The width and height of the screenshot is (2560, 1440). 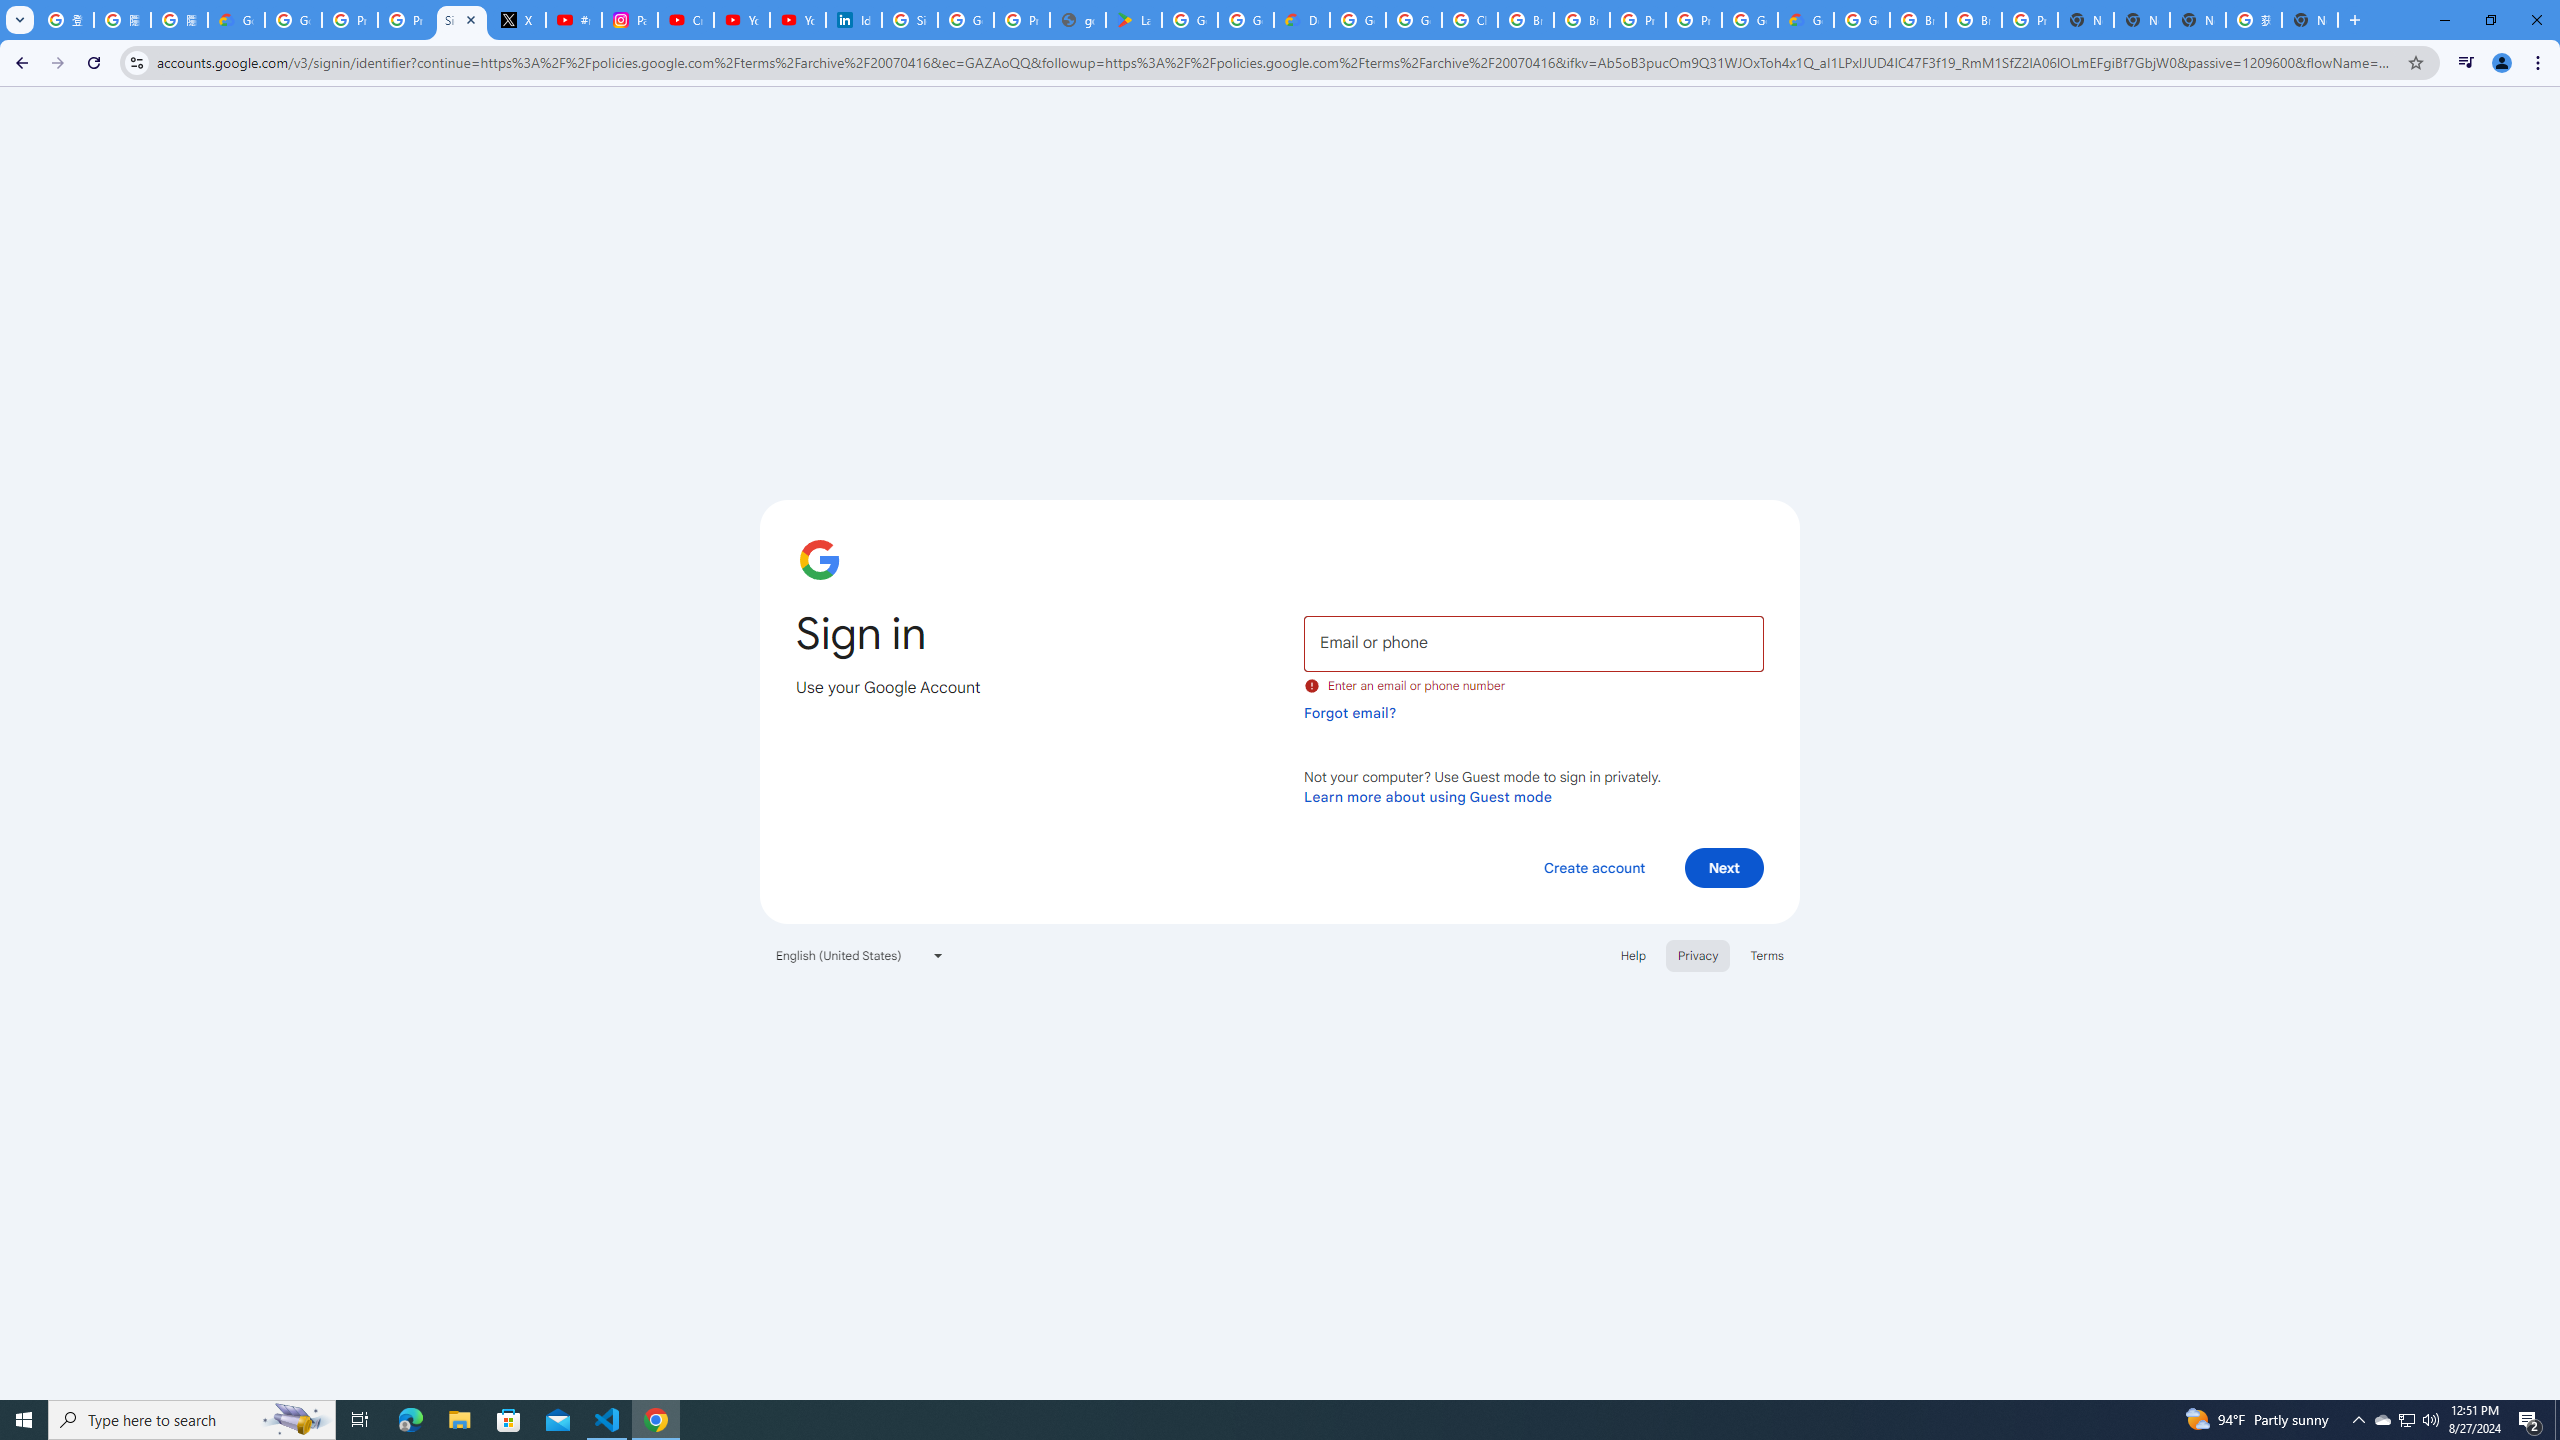 I want to click on 'Forgot email?', so click(x=1349, y=712).